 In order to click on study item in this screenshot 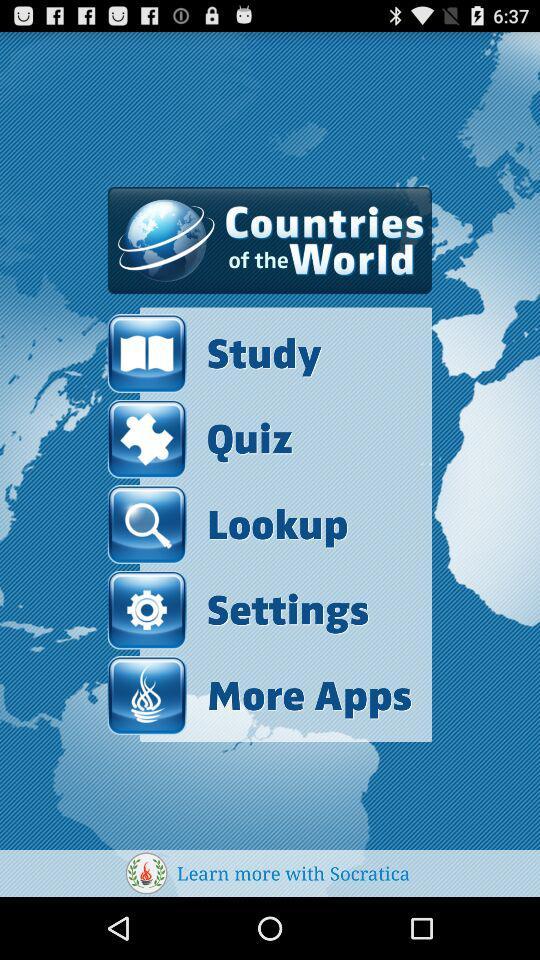, I will do `click(259, 353)`.